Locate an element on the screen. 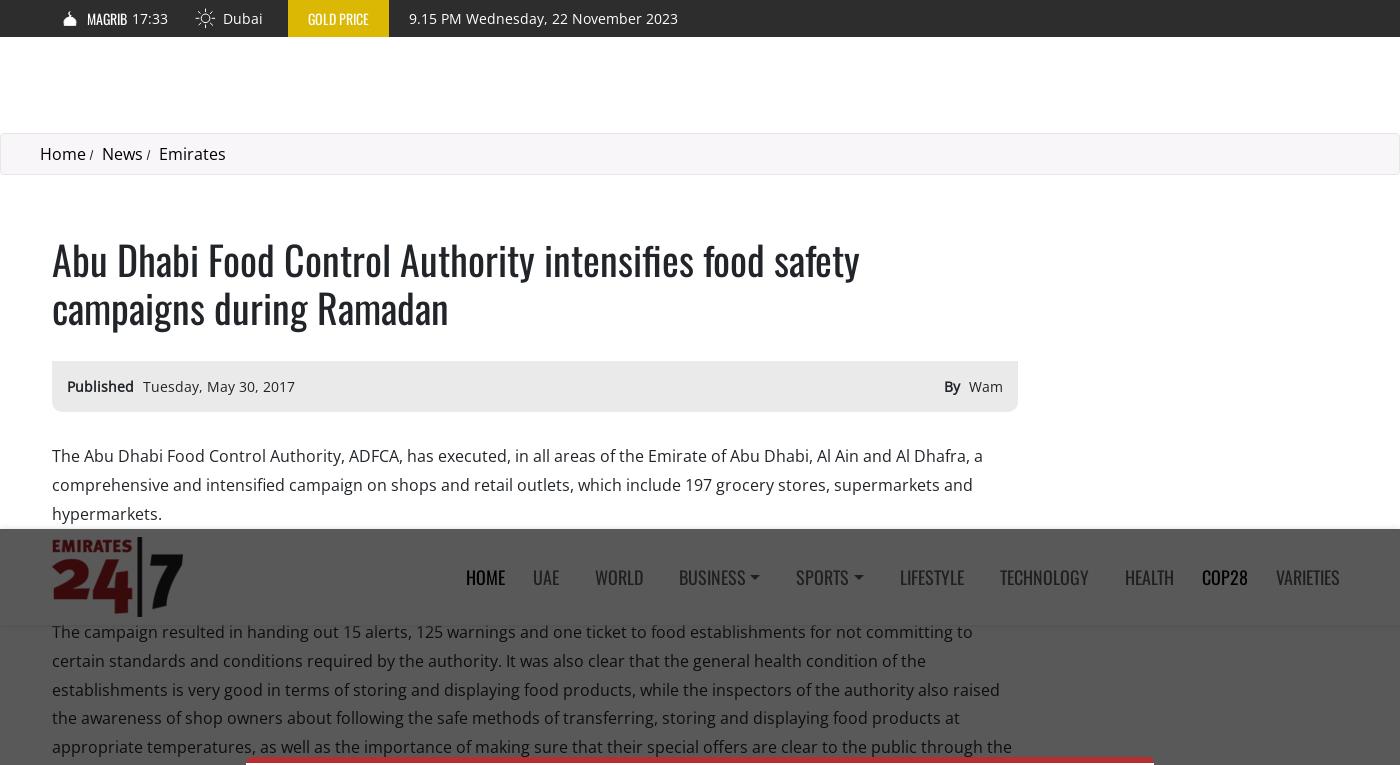  'Technology' is located at coordinates (1044, 46).